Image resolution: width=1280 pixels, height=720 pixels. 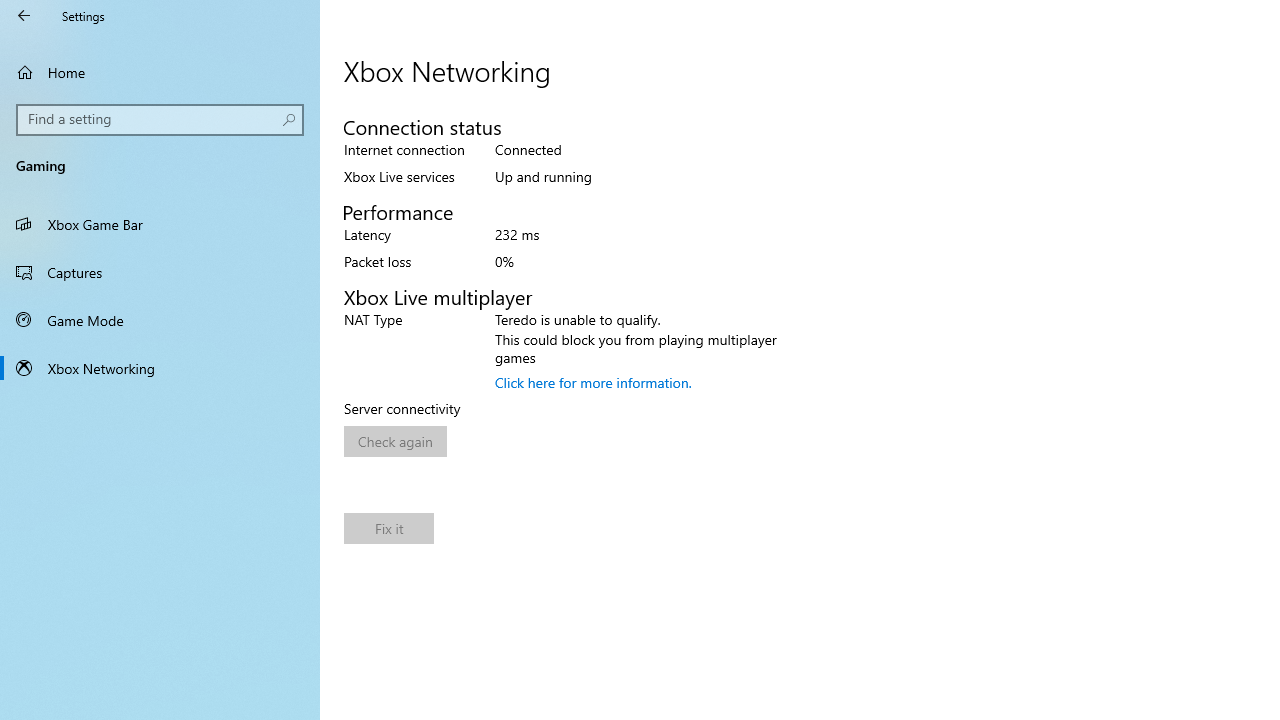 What do you see at coordinates (160, 119) in the screenshot?
I see `'Search box, Find a setting'` at bounding box center [160, 119].